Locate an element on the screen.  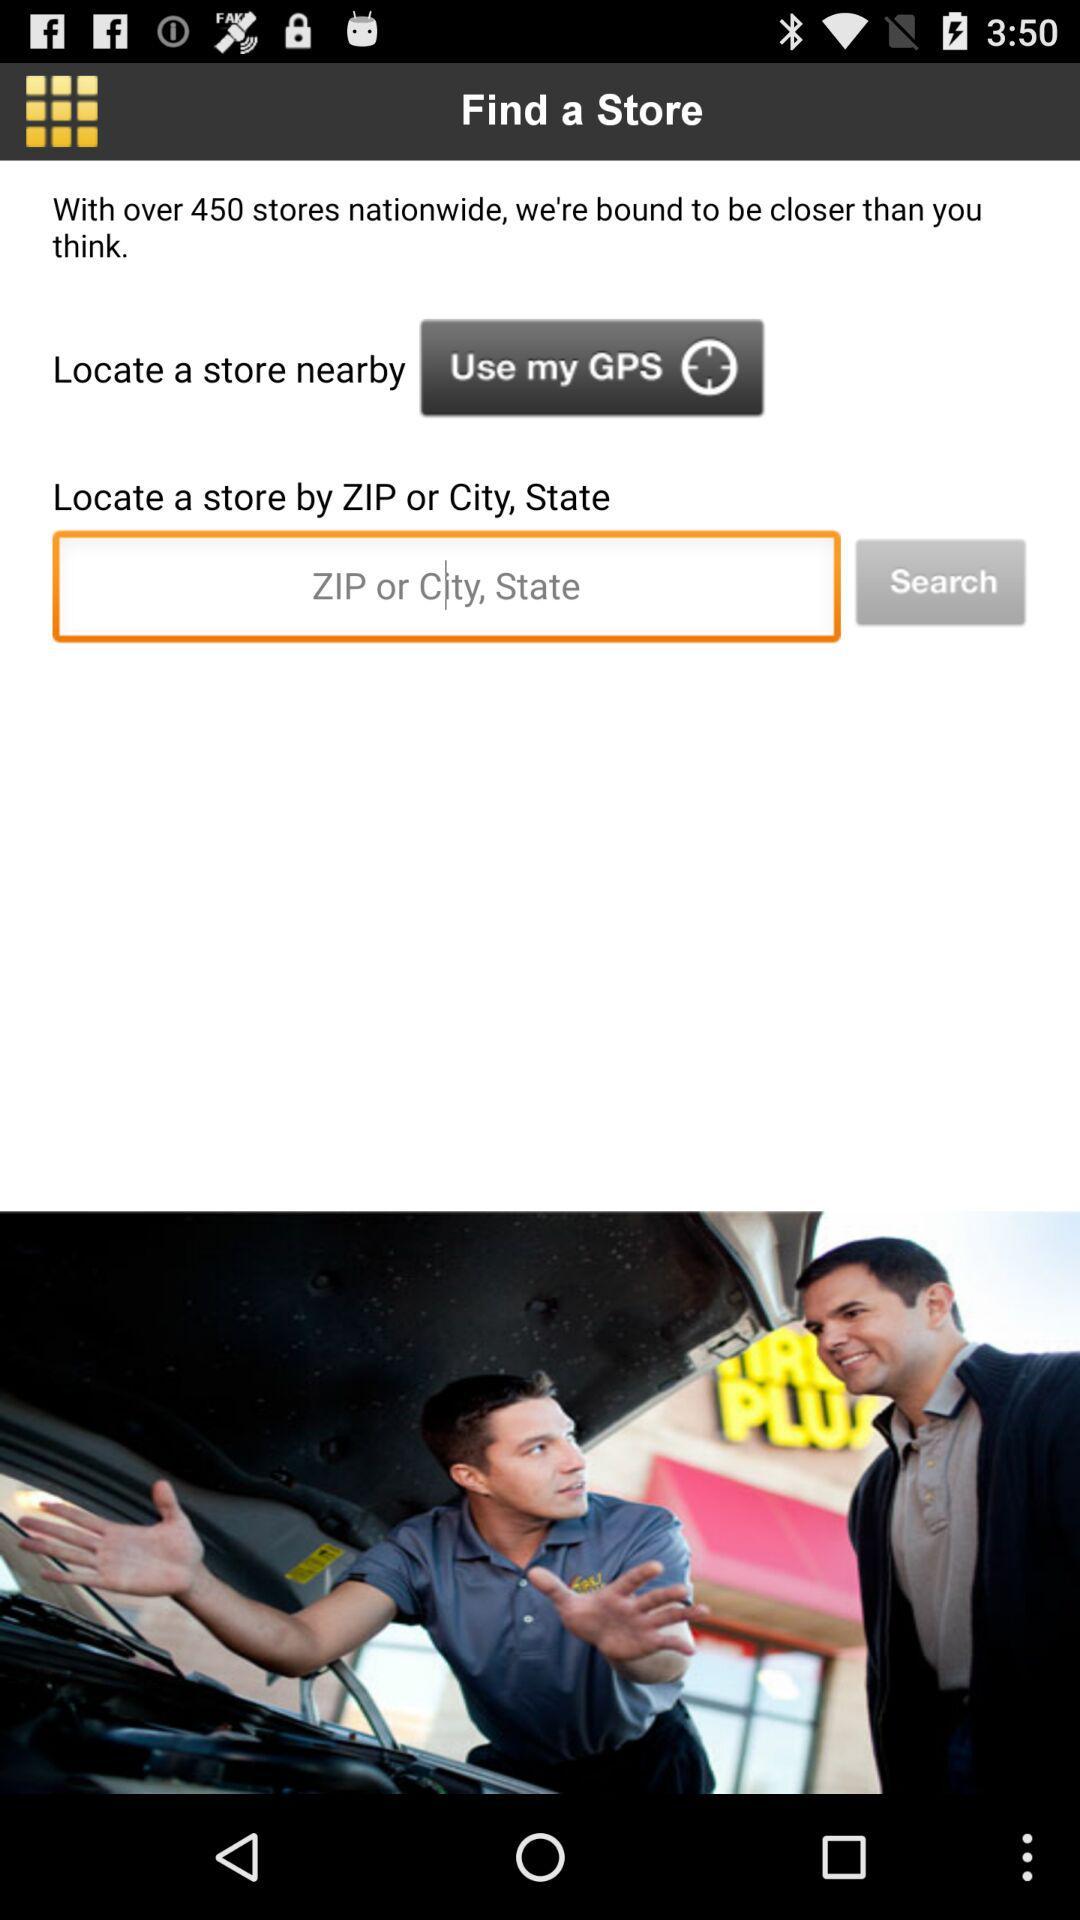
the apps icon is located at coordinates (60, 110).